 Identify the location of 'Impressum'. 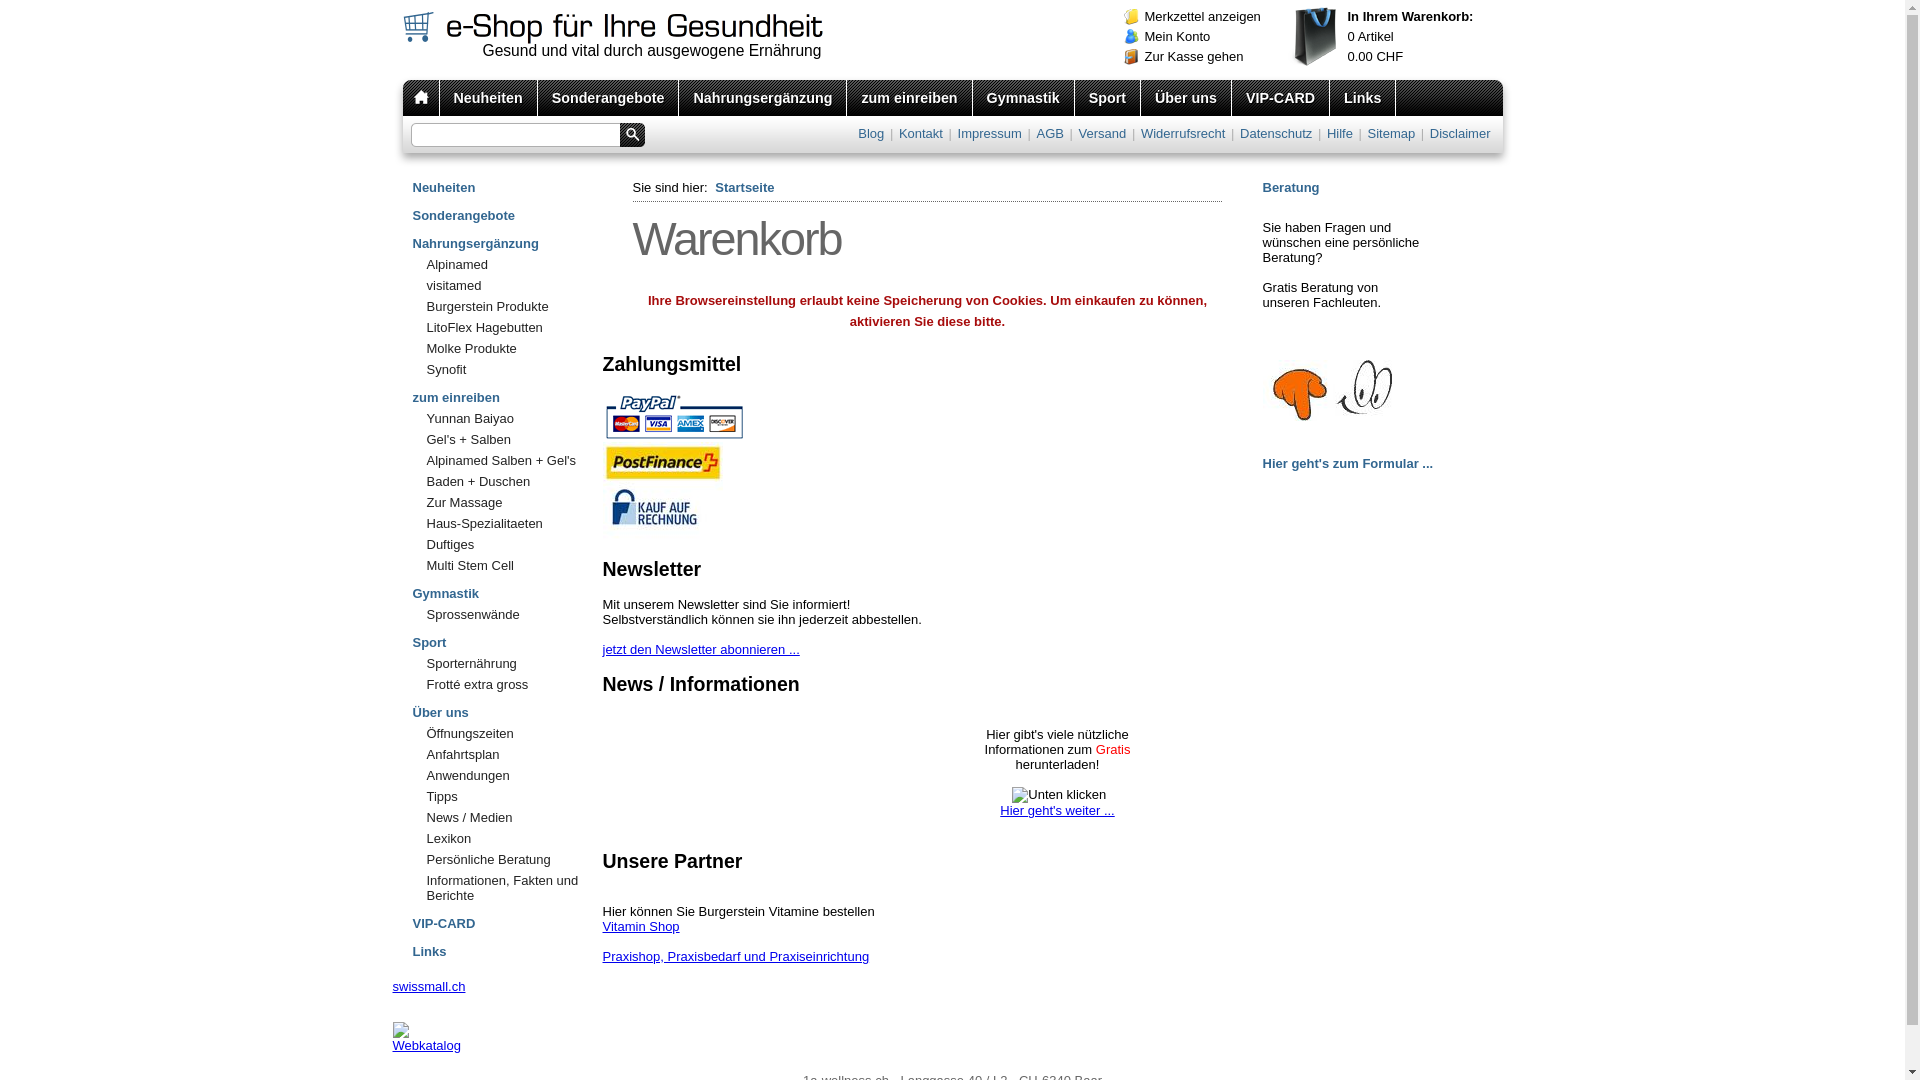
(989, 133).